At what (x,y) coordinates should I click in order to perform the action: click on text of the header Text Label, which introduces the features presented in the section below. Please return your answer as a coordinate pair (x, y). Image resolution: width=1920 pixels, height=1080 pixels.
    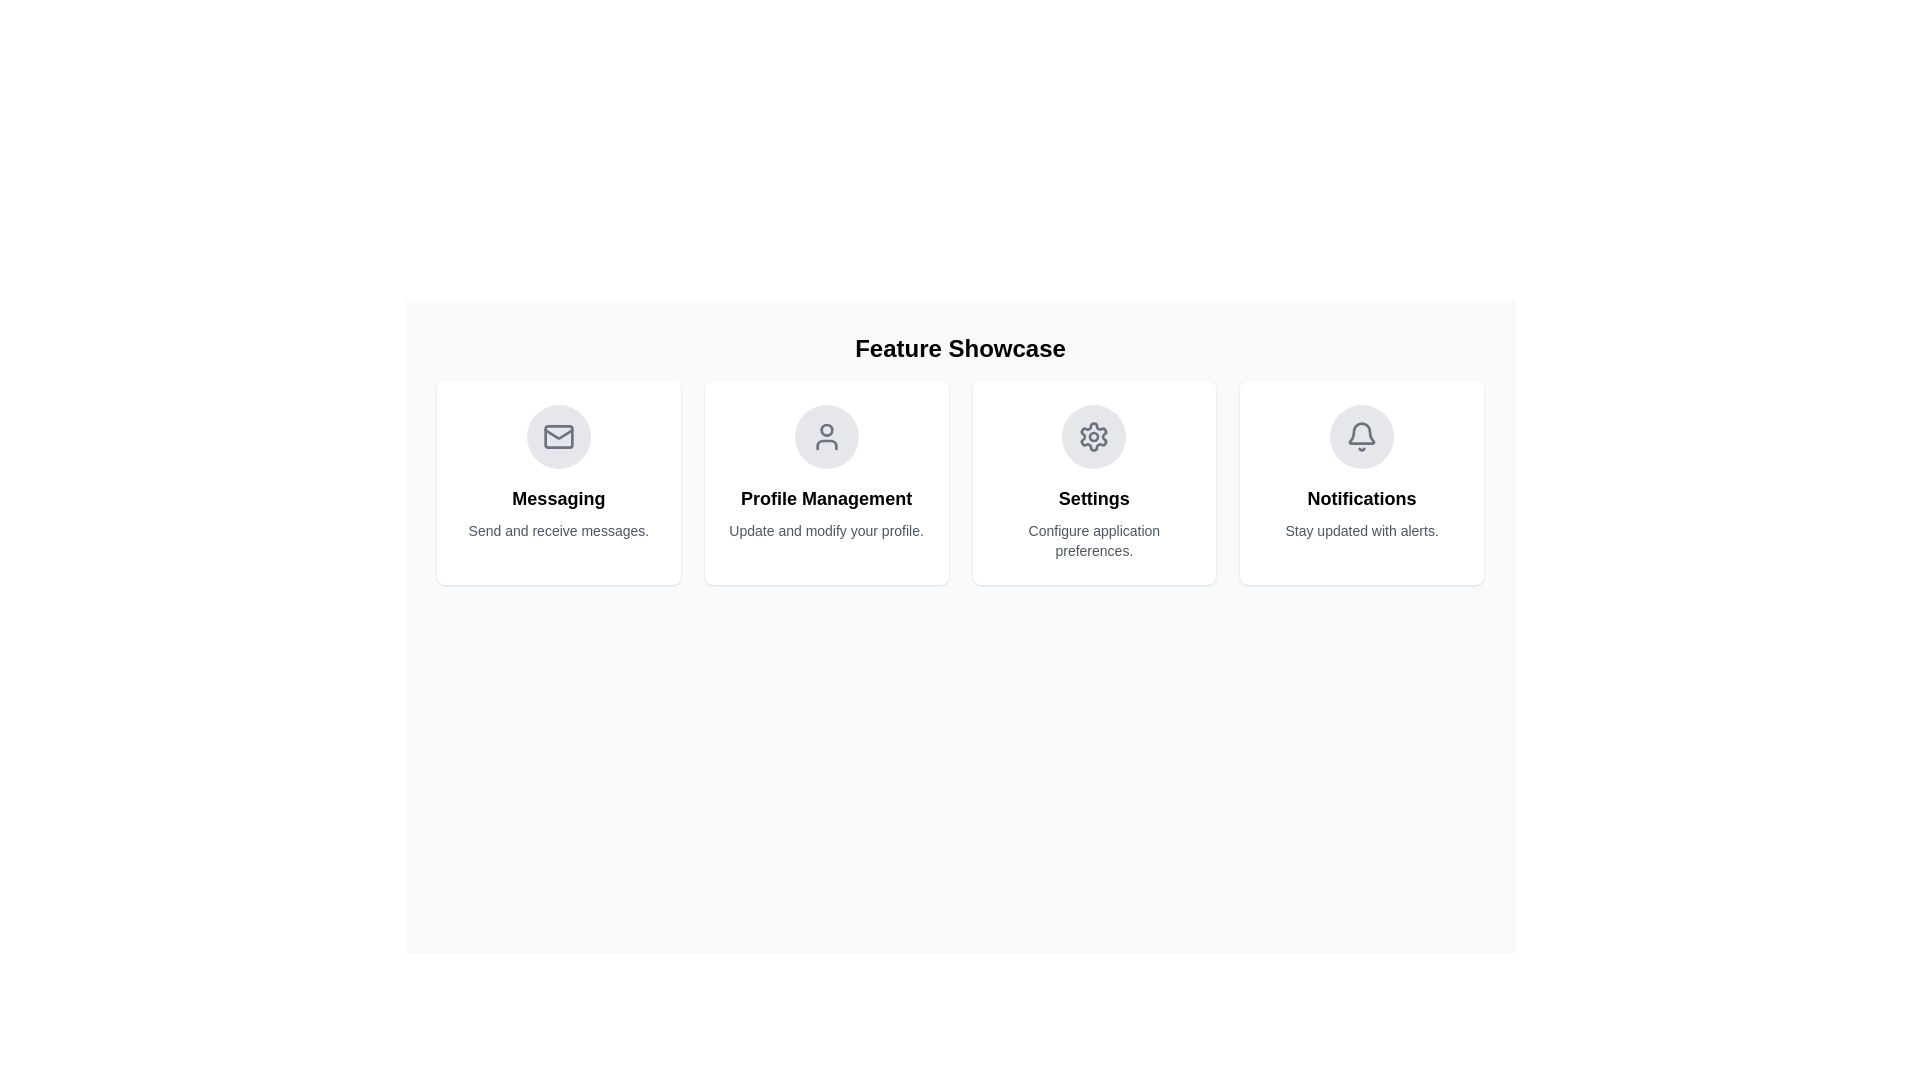
    Looking at the image, I should click on (960, 347).